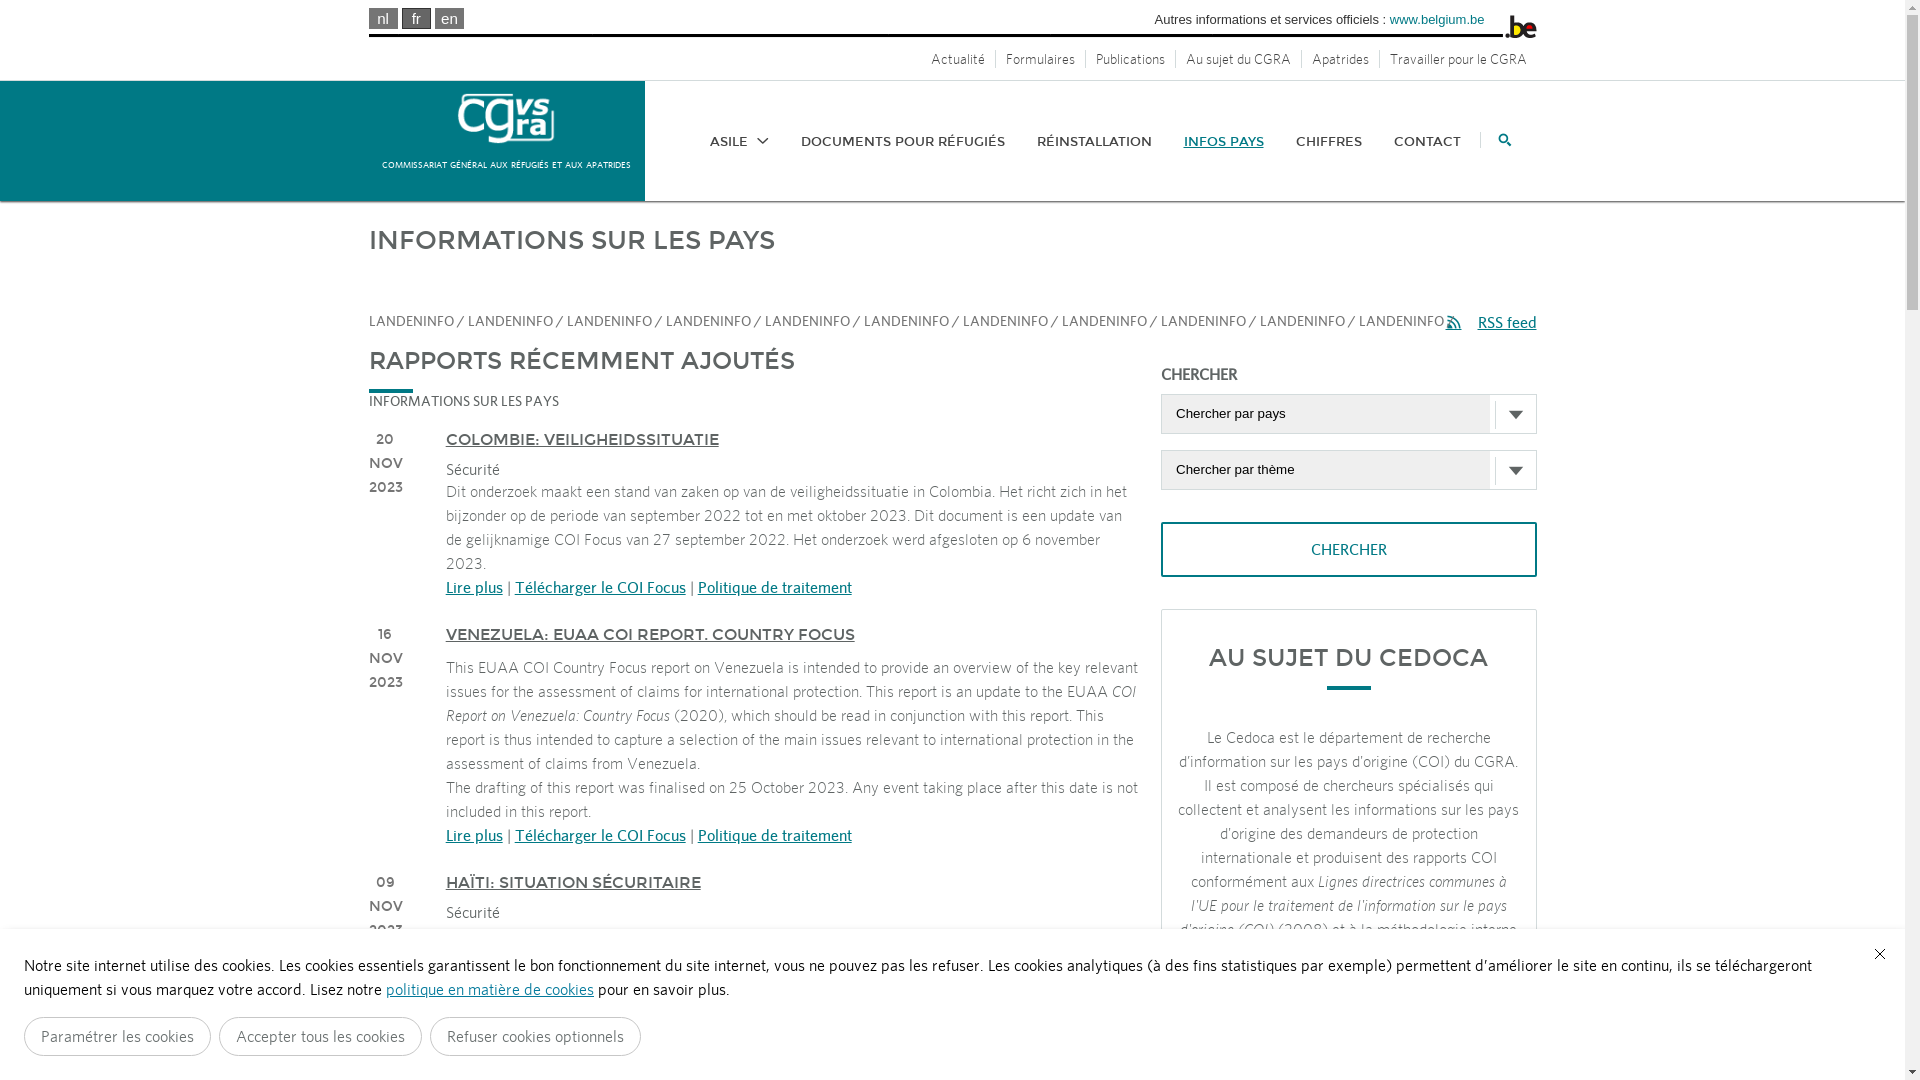 The image size is (1920, 1080). I want to click on 'CONTACT', so click(1426, 140).